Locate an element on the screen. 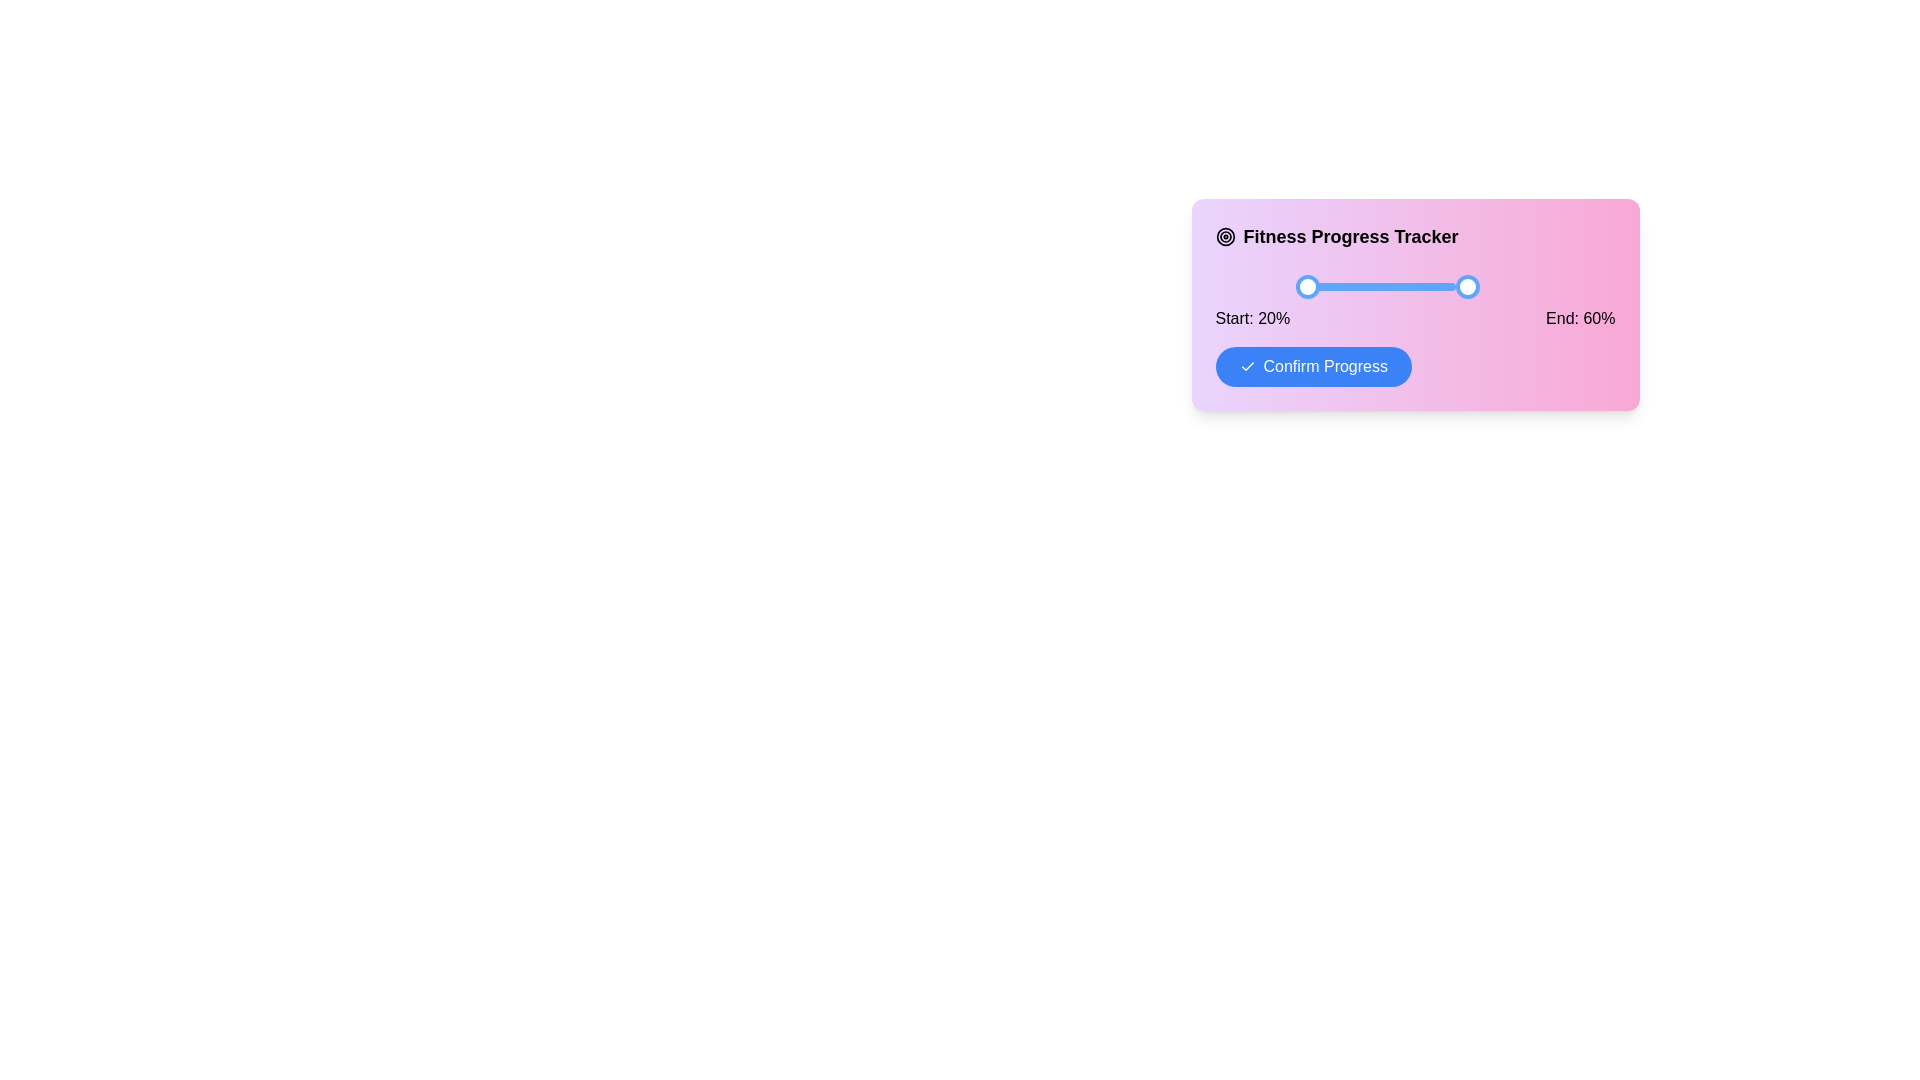 The width and height of the screenshot is (1920, 1080). the Iconic element (circle) located in the middle of the concentric circles next to the text 'Fitness Progress Tracker' at the top-left of the card is located at coordinates (1224, 235).